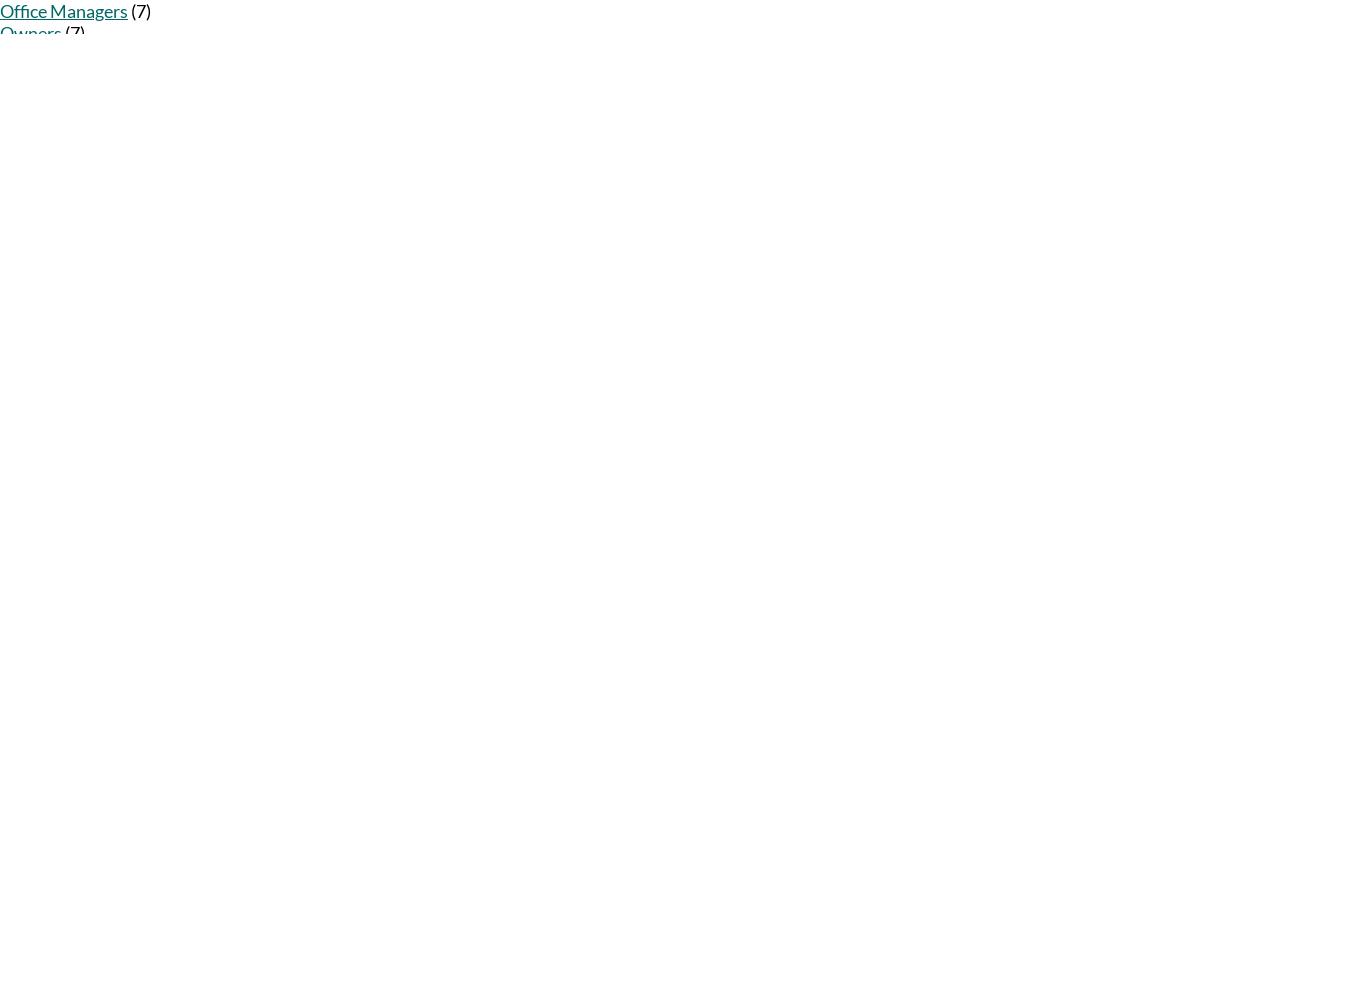 The image size is (1350, 983). I want to click on 'RSS Feed', so click(27, 749).